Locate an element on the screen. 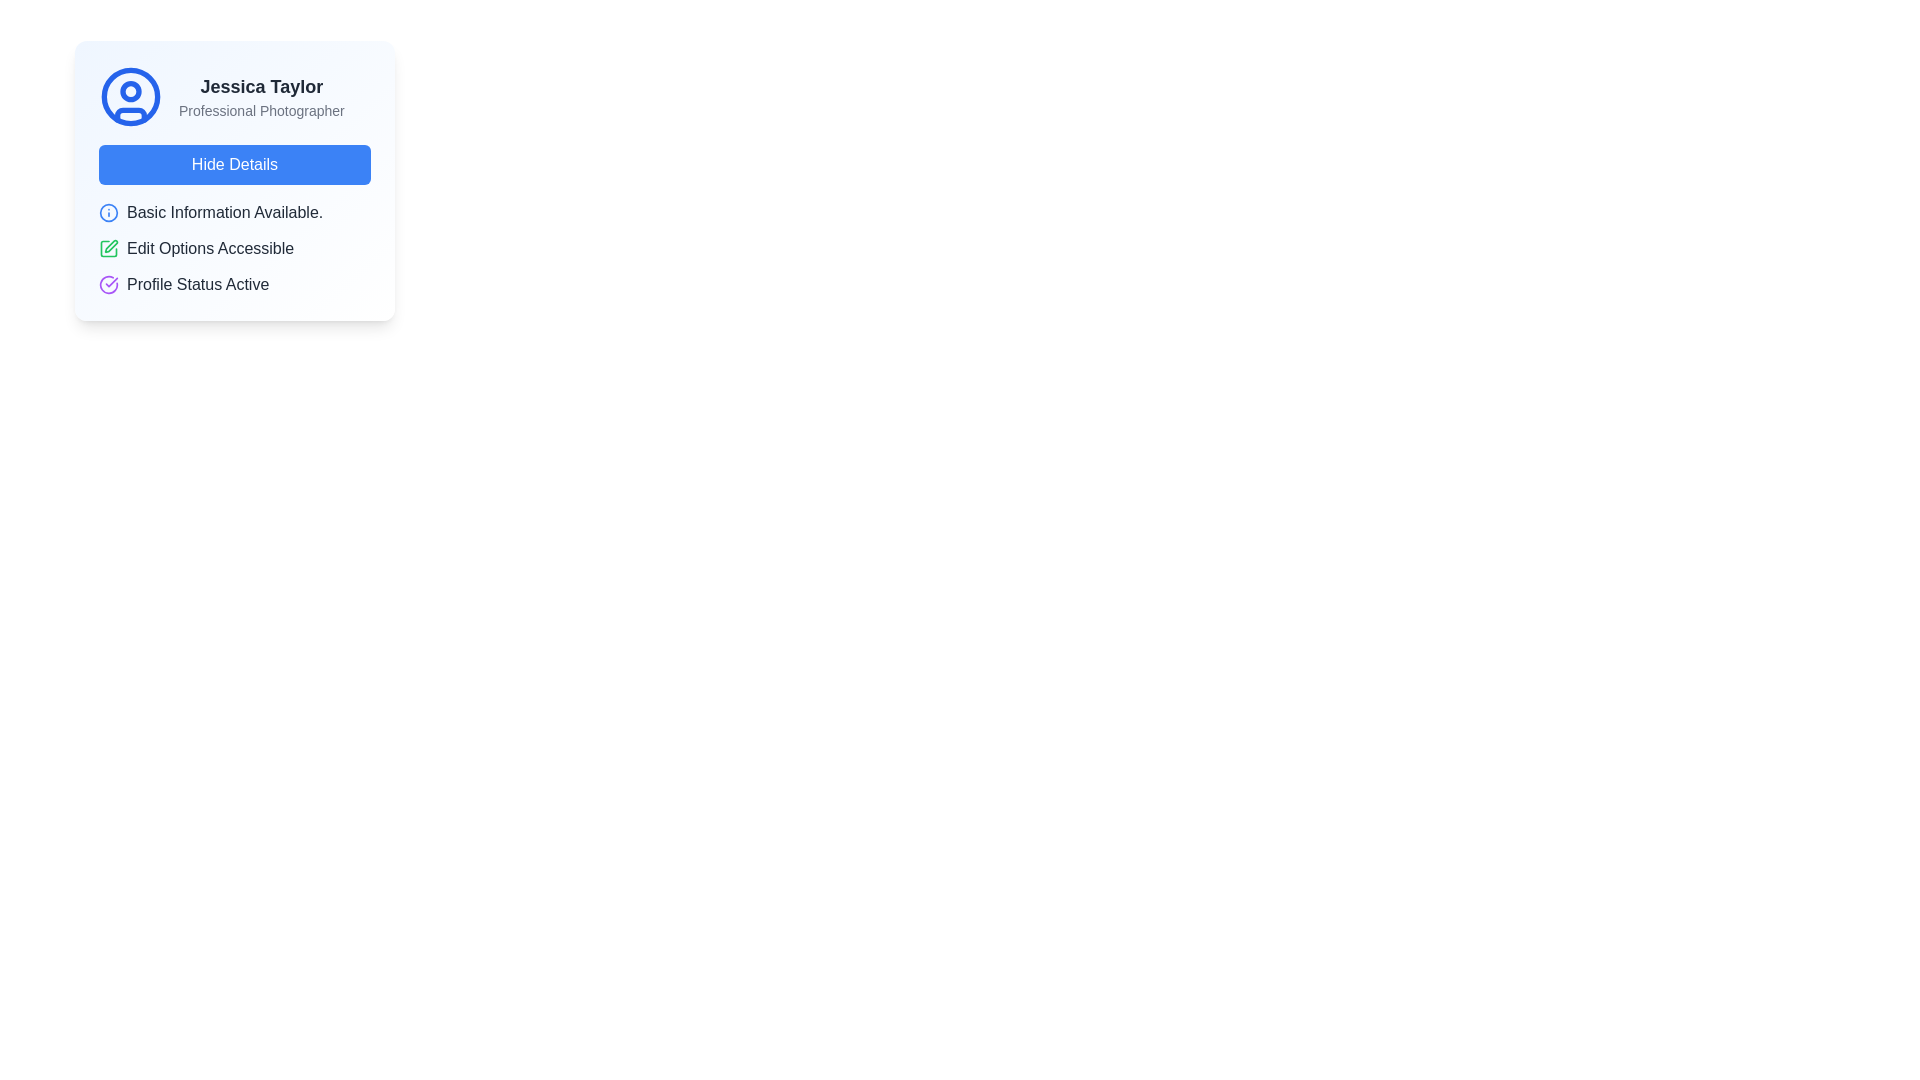  the informational text label that provides a brief description of the user's basic profile information, located beneath the 'Hide Details' button and above 'Edit Options Accessible' is located at coordinates (225, 212).